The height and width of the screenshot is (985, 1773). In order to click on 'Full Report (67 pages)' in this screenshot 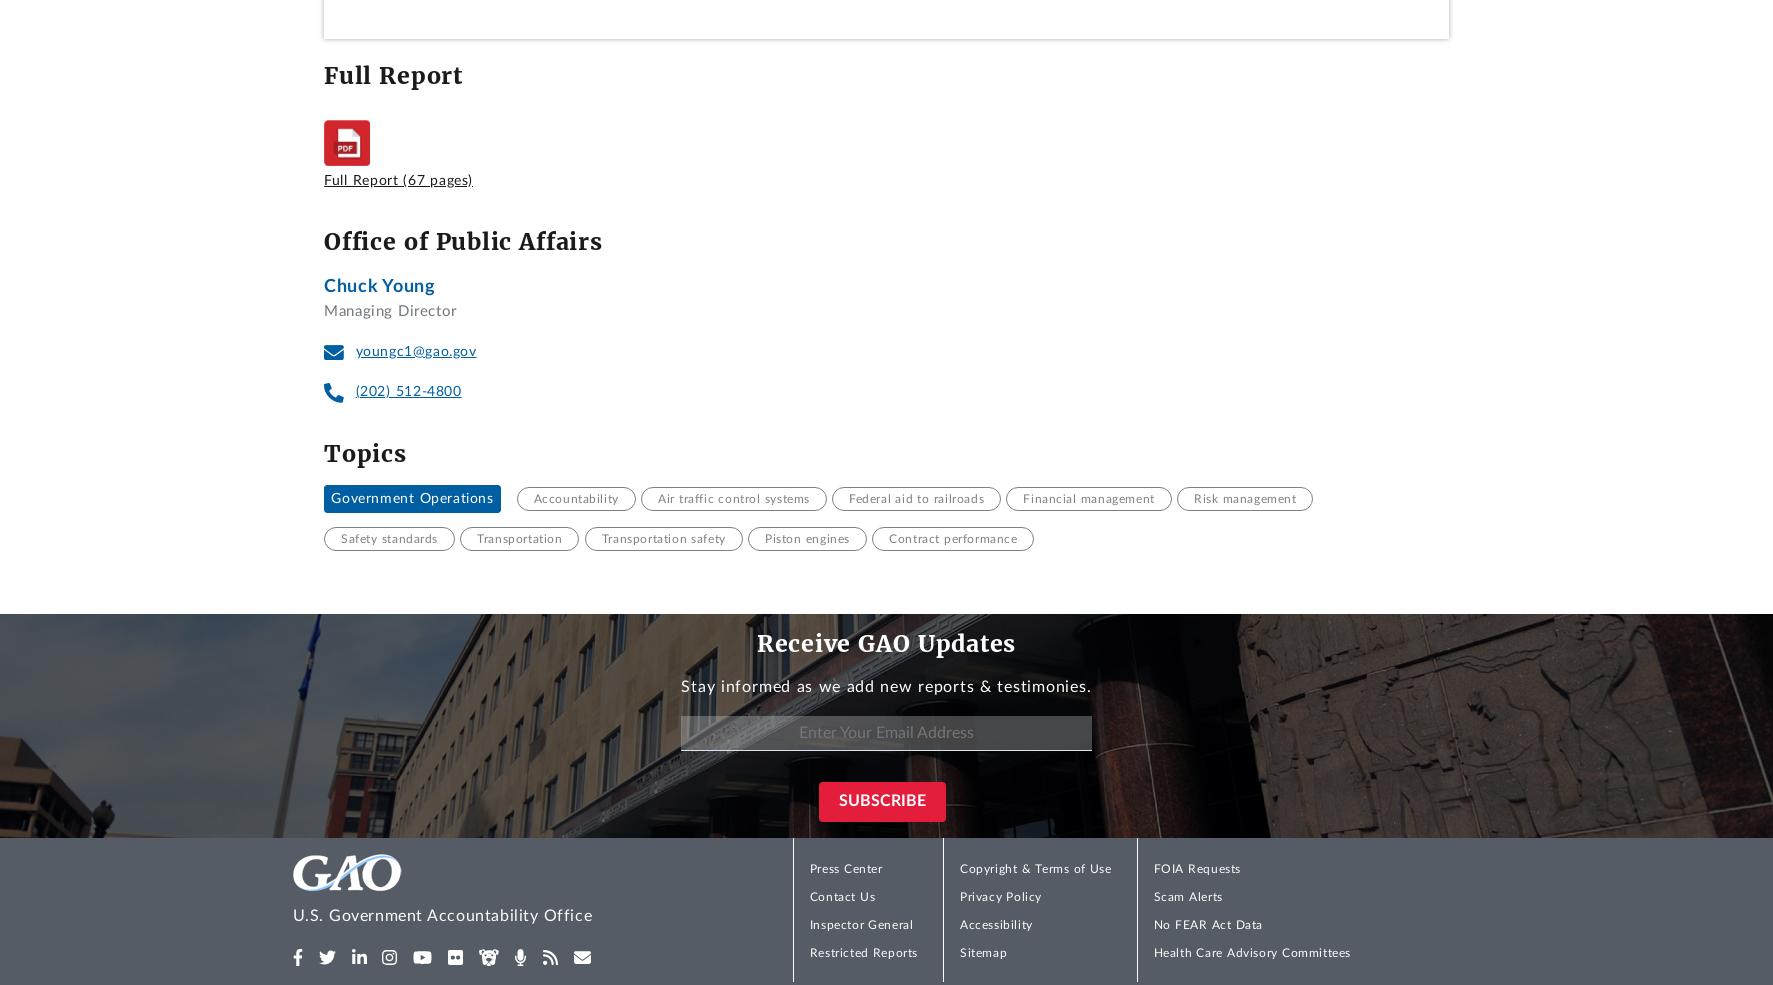, I will do `click(397, 179)`.